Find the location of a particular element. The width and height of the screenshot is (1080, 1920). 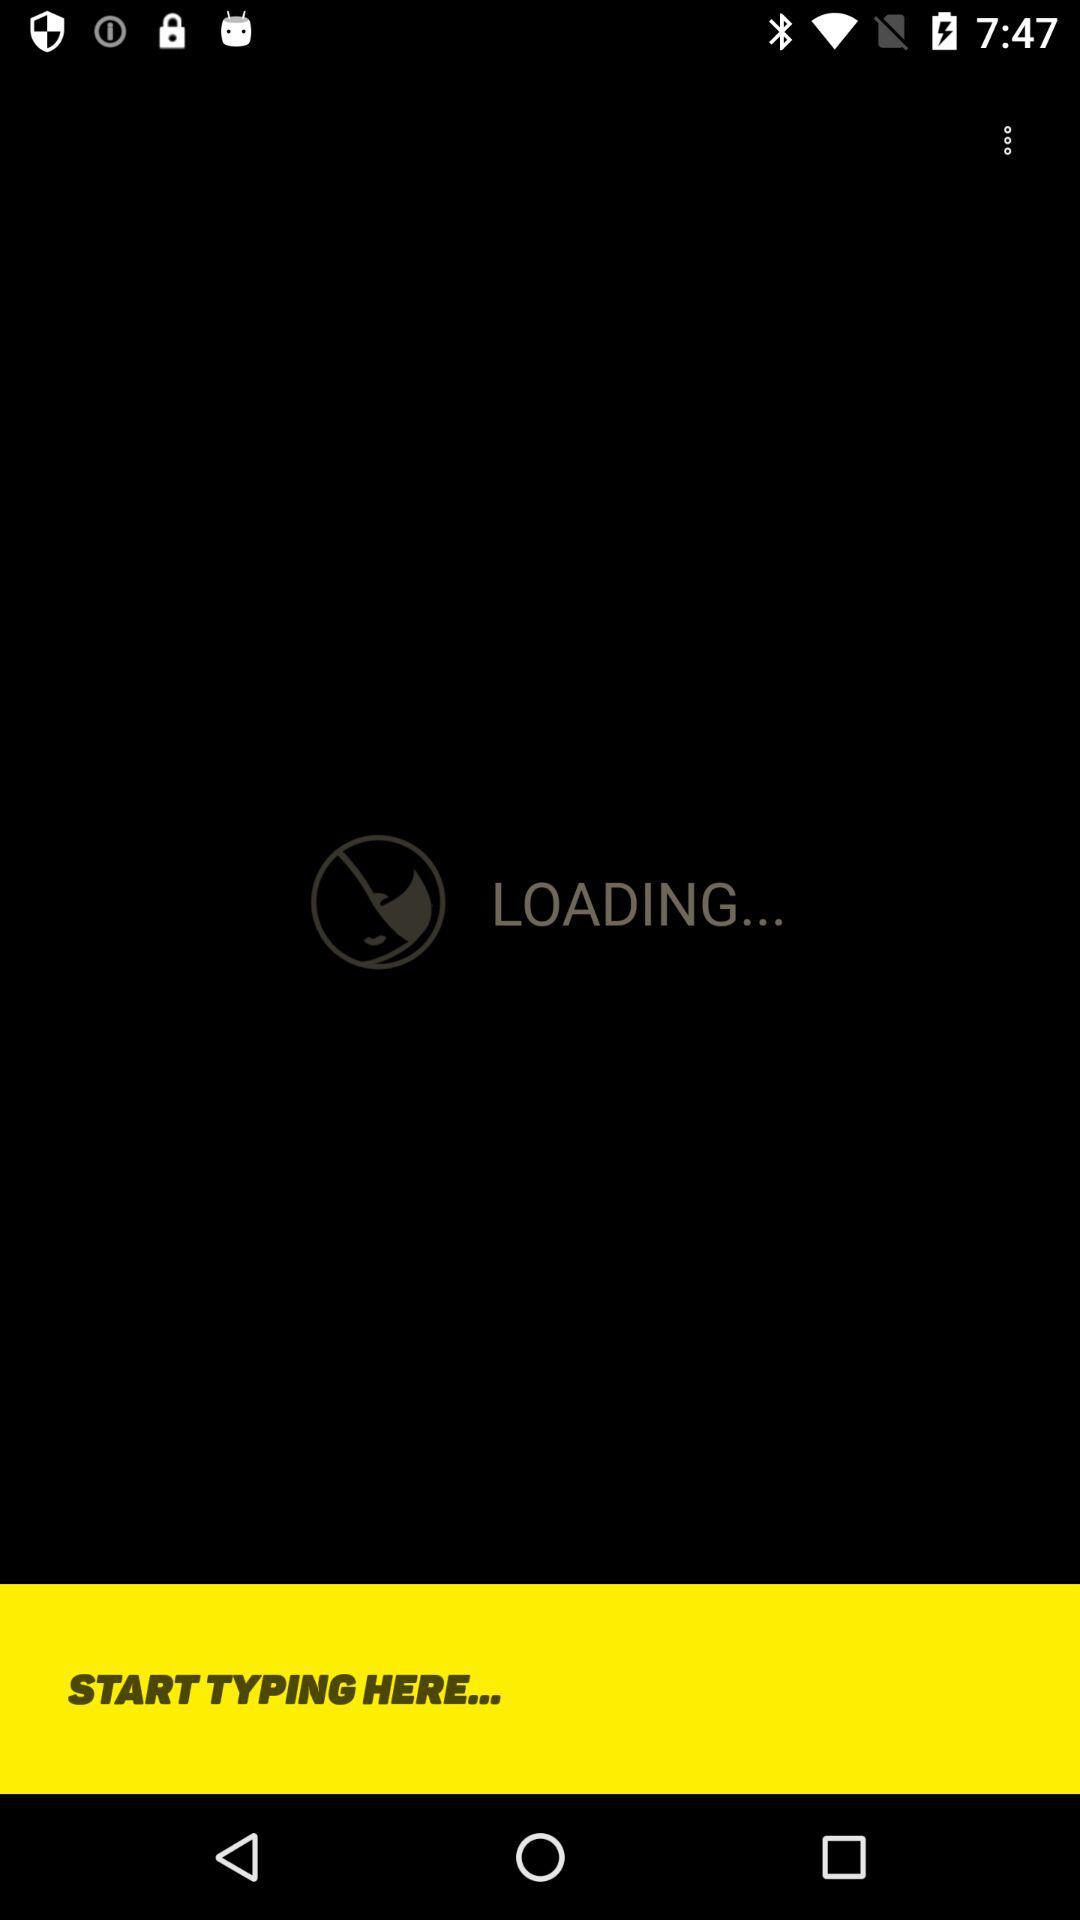

start typing here... item is located at coordinates (540, 1688).